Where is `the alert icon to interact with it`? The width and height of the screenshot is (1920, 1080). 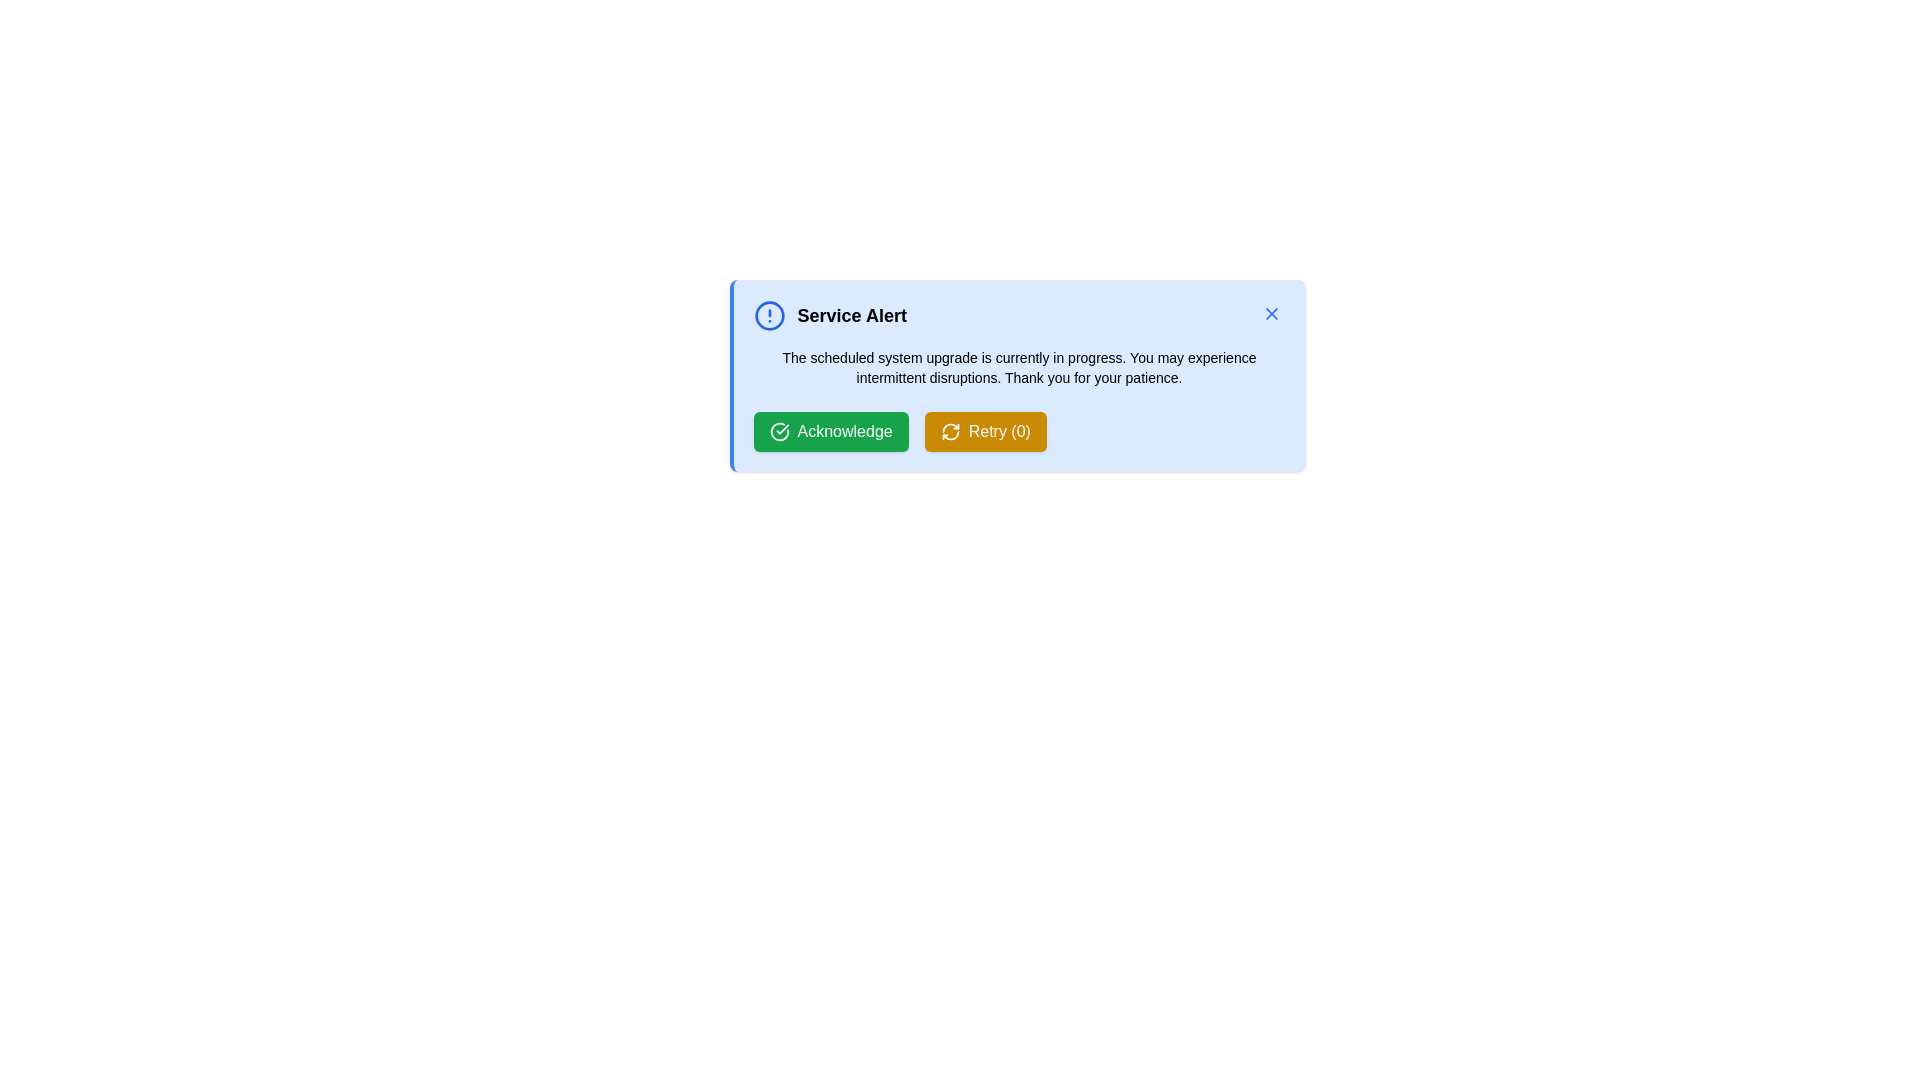 the alert icon to interact with it is located at coordinates (768, 315).